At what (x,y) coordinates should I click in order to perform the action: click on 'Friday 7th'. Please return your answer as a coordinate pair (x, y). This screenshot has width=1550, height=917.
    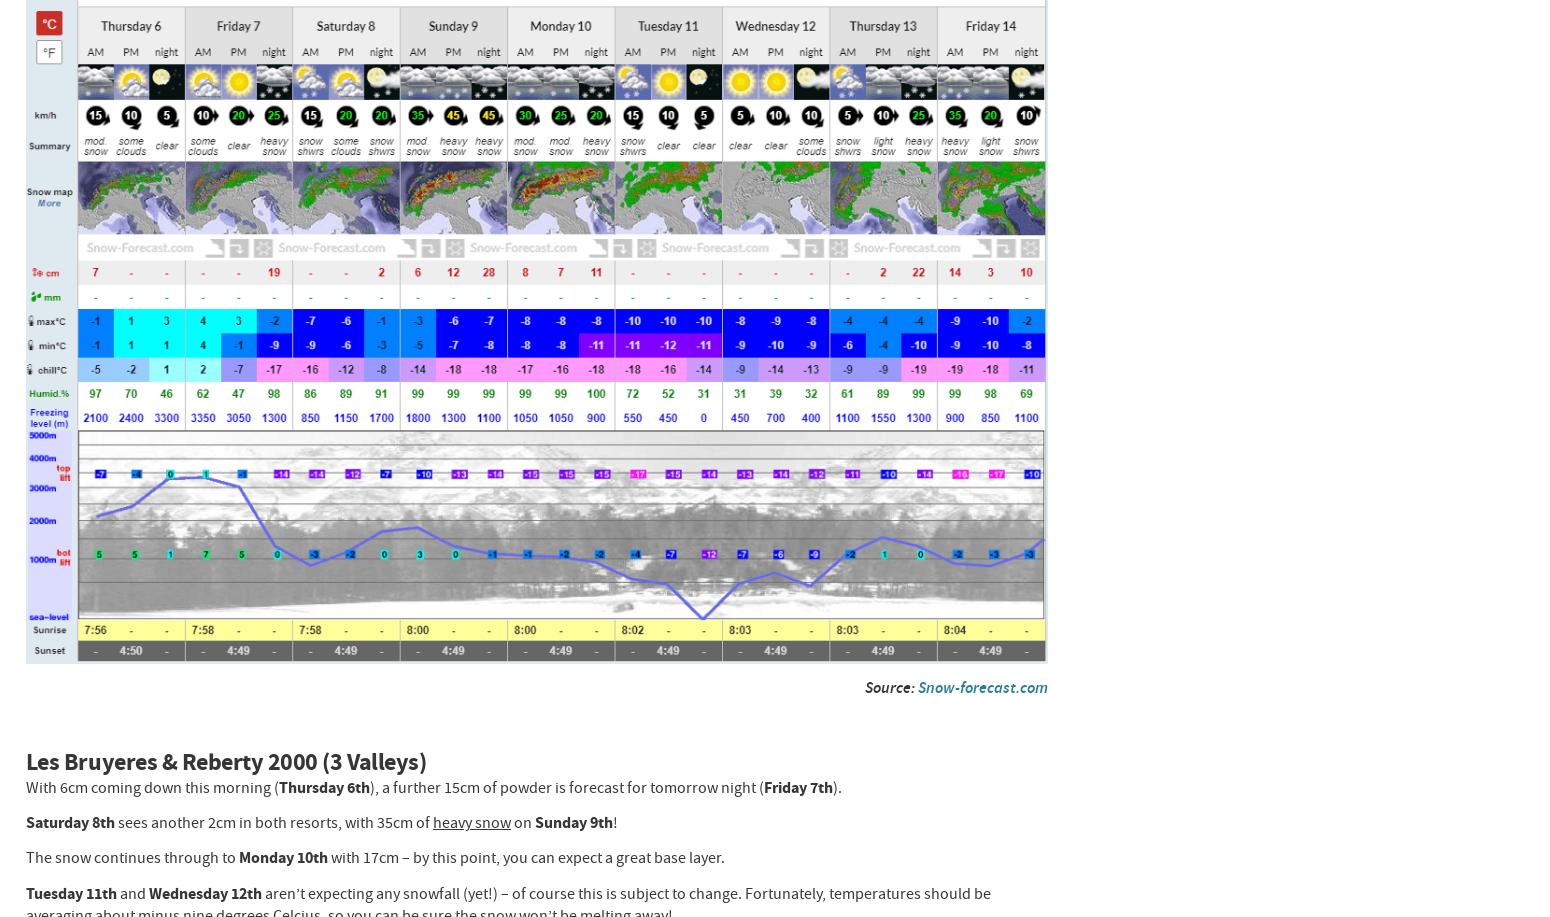
    Looking at the image, I should click on (796, 786).